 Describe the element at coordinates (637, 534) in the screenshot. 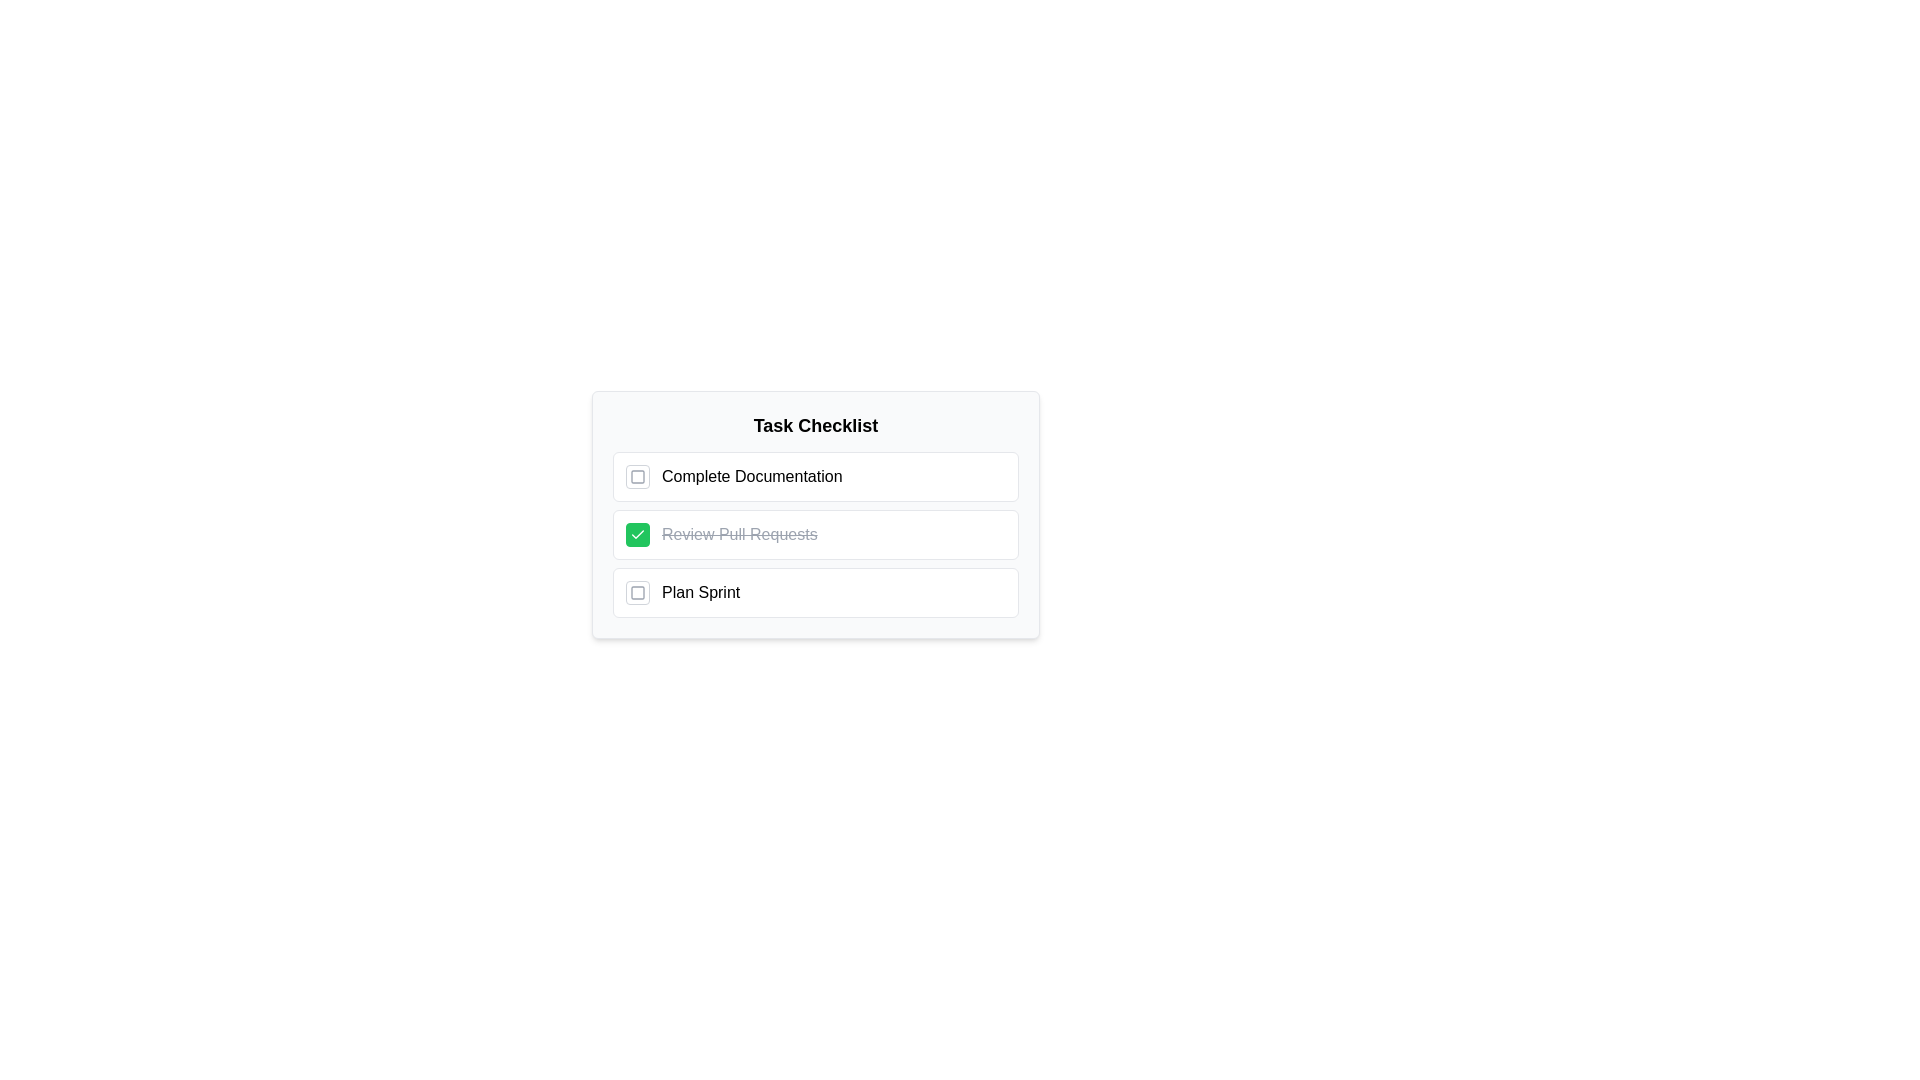

I see `the square green button with a white checkmark icon, located next to the 'Review Pull Requests' text, to trigger hints or animations` at that location.